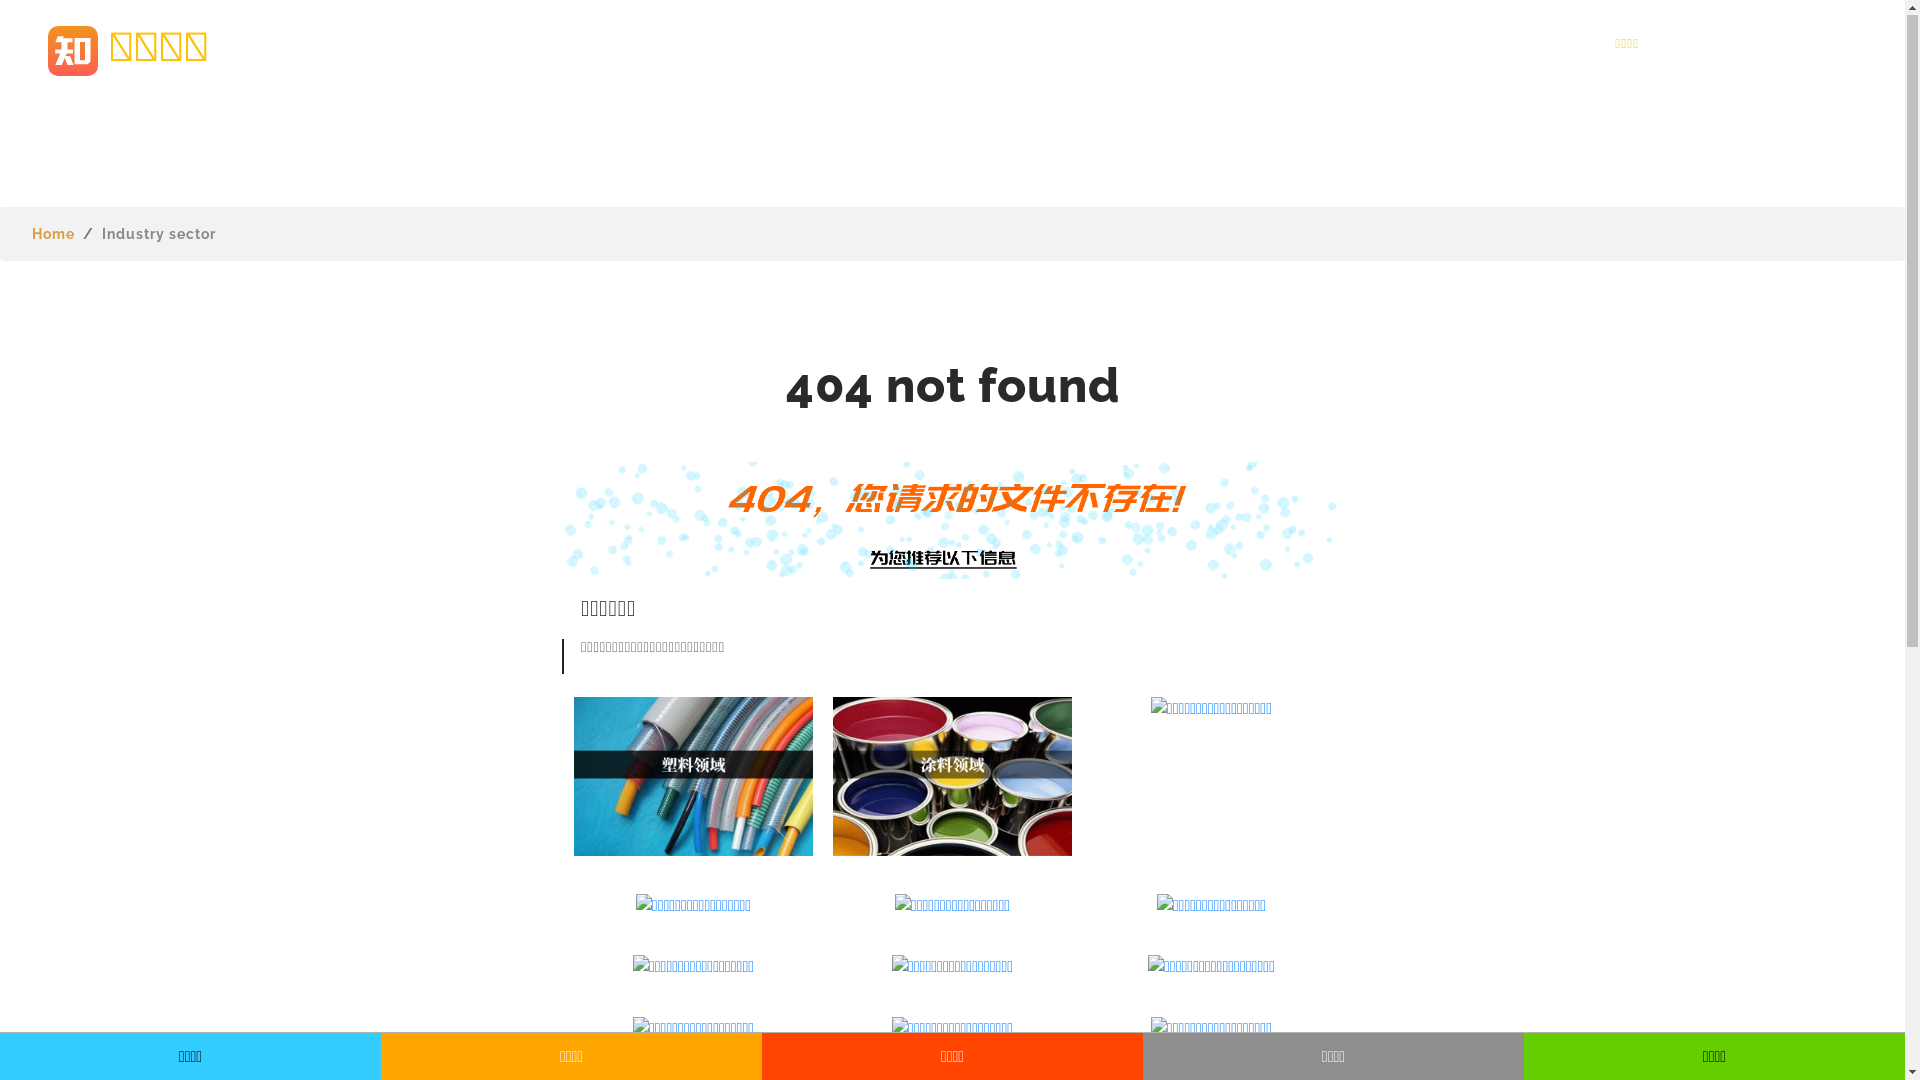 Image resolution: width=1920 pixels, height=1080 pixels. What do you see at coordinates (53, 233) in the screenshot?
I see `'Home'` at bounding box center [53, 233].